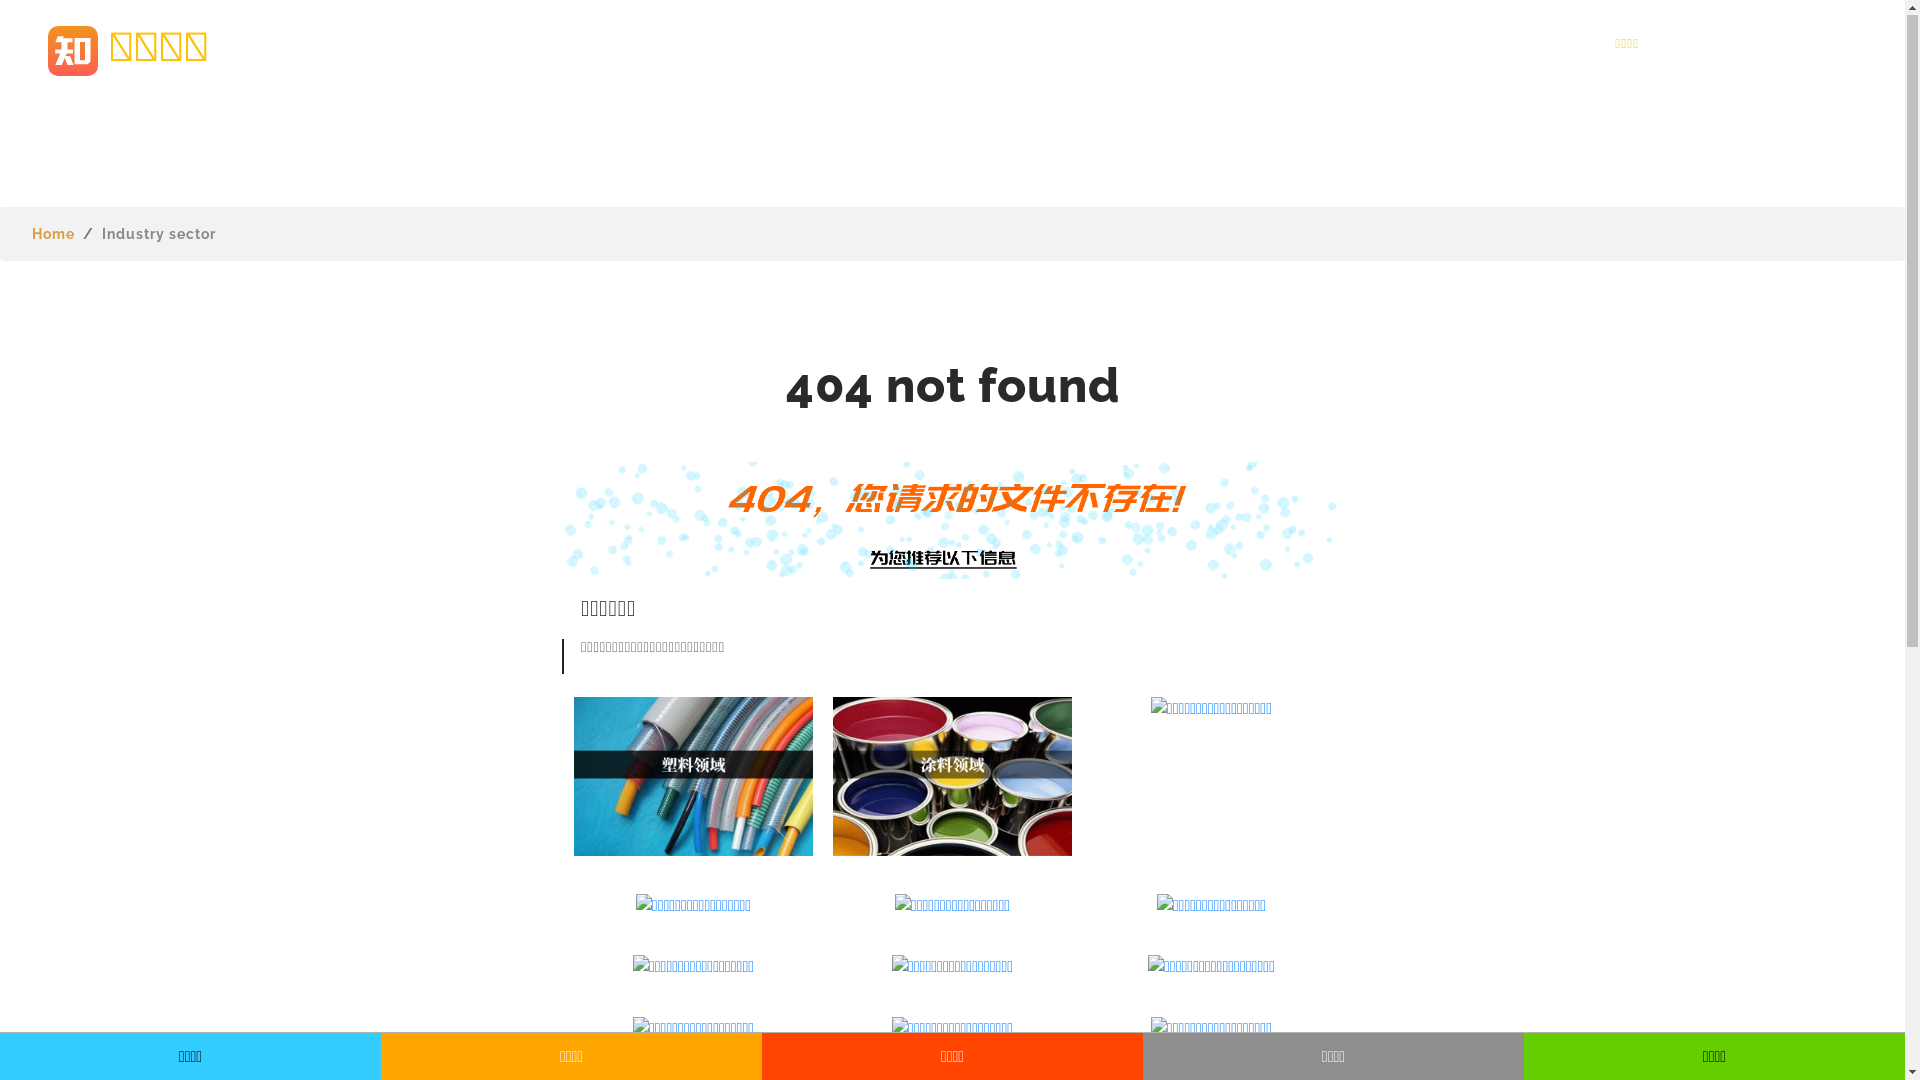 Image resolution: width=1920 pixels, height=1080 pixels. What do you see at coordinates (53, 233) in the screenshot?
I see `'Home'` at bounding box center [53, 233].